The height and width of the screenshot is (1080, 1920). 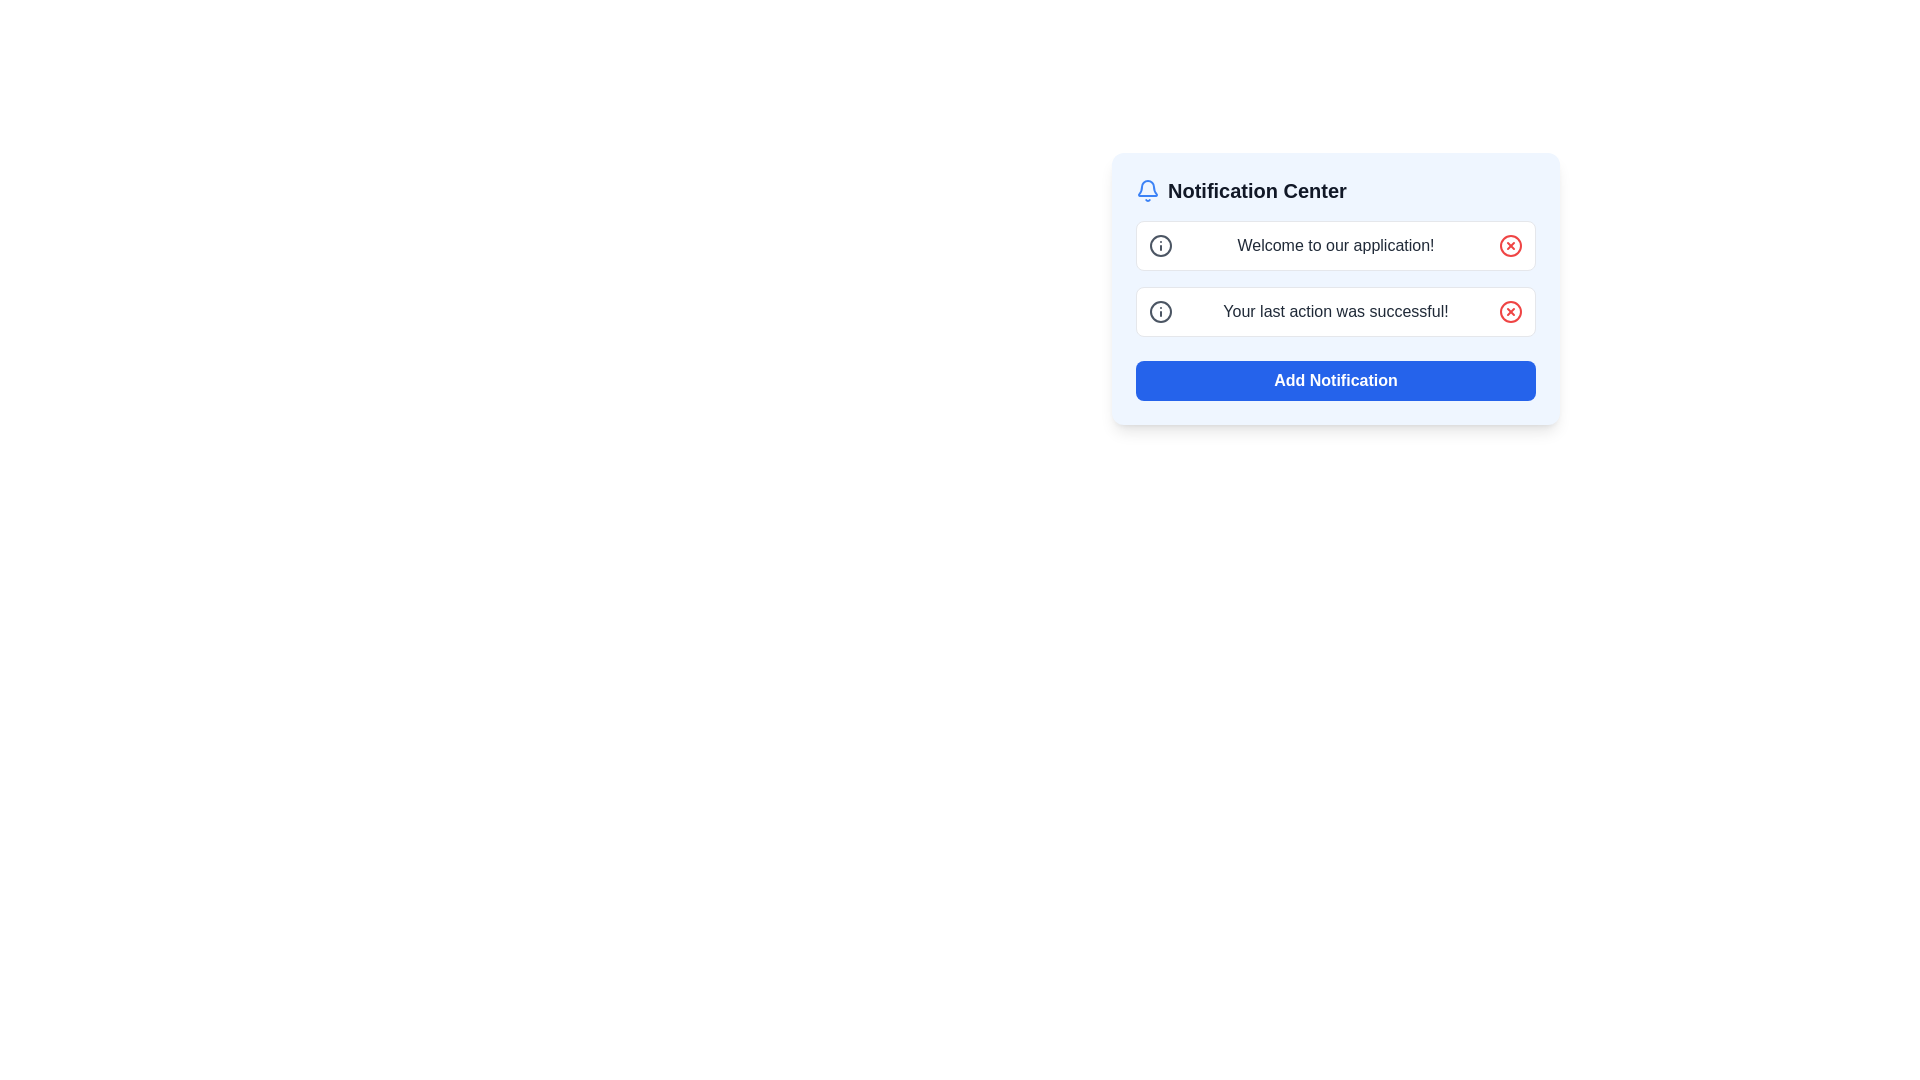 What do you see at coordinates (1161, 245) in the screenshot?
I see `the decorative circle within the SVG graphic that is part of the 'info' icon, located to the left of the text 'Your last action was successful!' in the second notification entry` at bounding box center [1161, 245].